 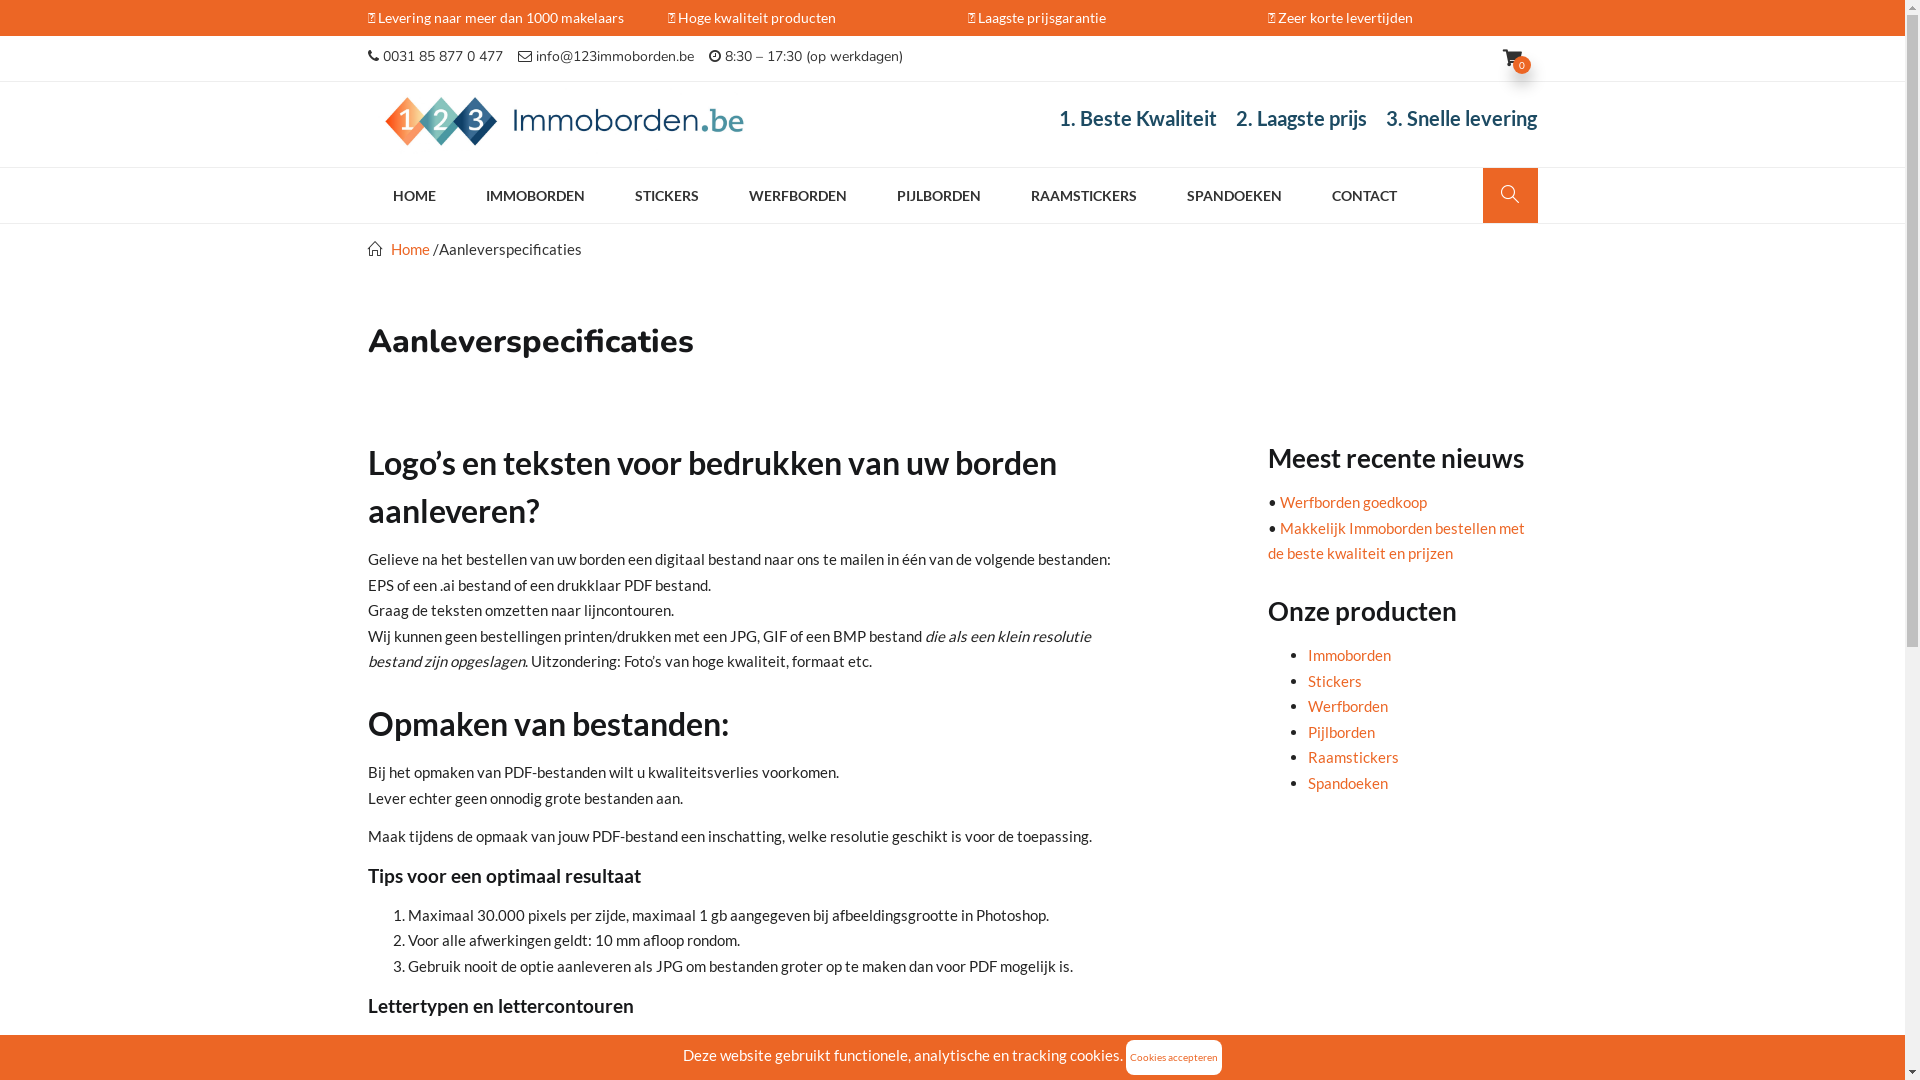 What do you see at coordinates (604, 55) in the screenshot?
I see `'info@123immoborden.be'` at bounding box center [604, 55].